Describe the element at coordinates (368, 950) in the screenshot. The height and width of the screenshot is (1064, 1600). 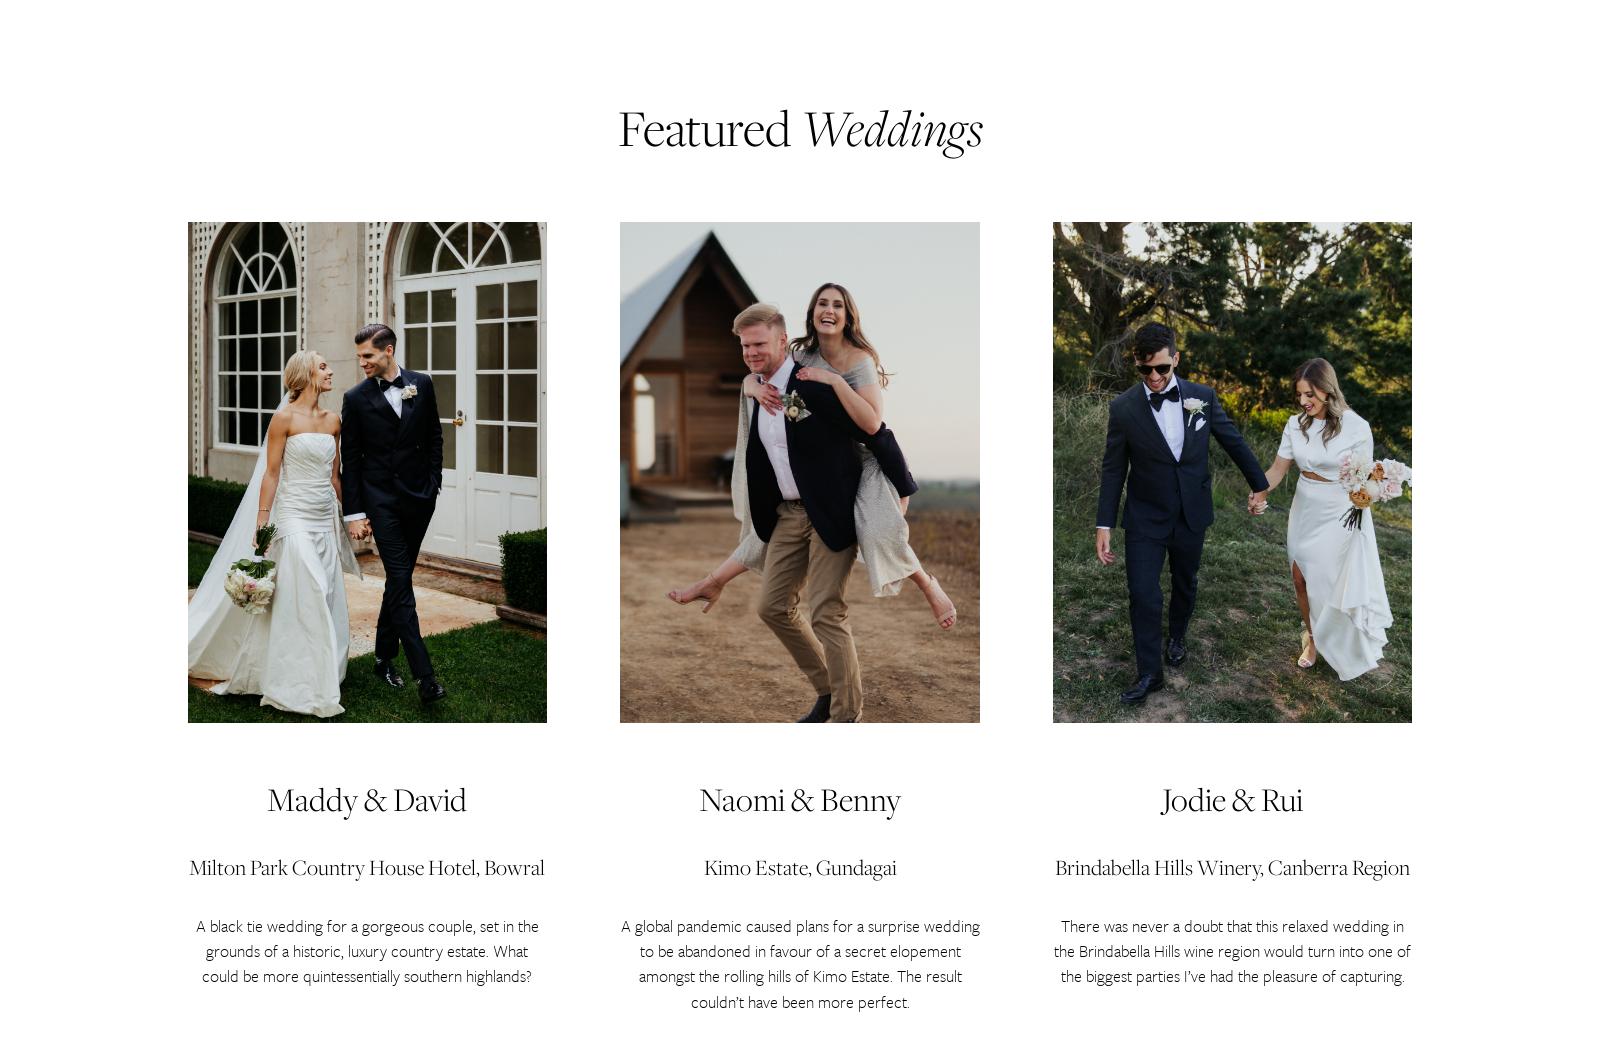
I see `'A black tie wedding for a gorgeous couple, set in the grounds of a historic, luxury country estate. What could be more quintessentially southern highlands?'` at that location.